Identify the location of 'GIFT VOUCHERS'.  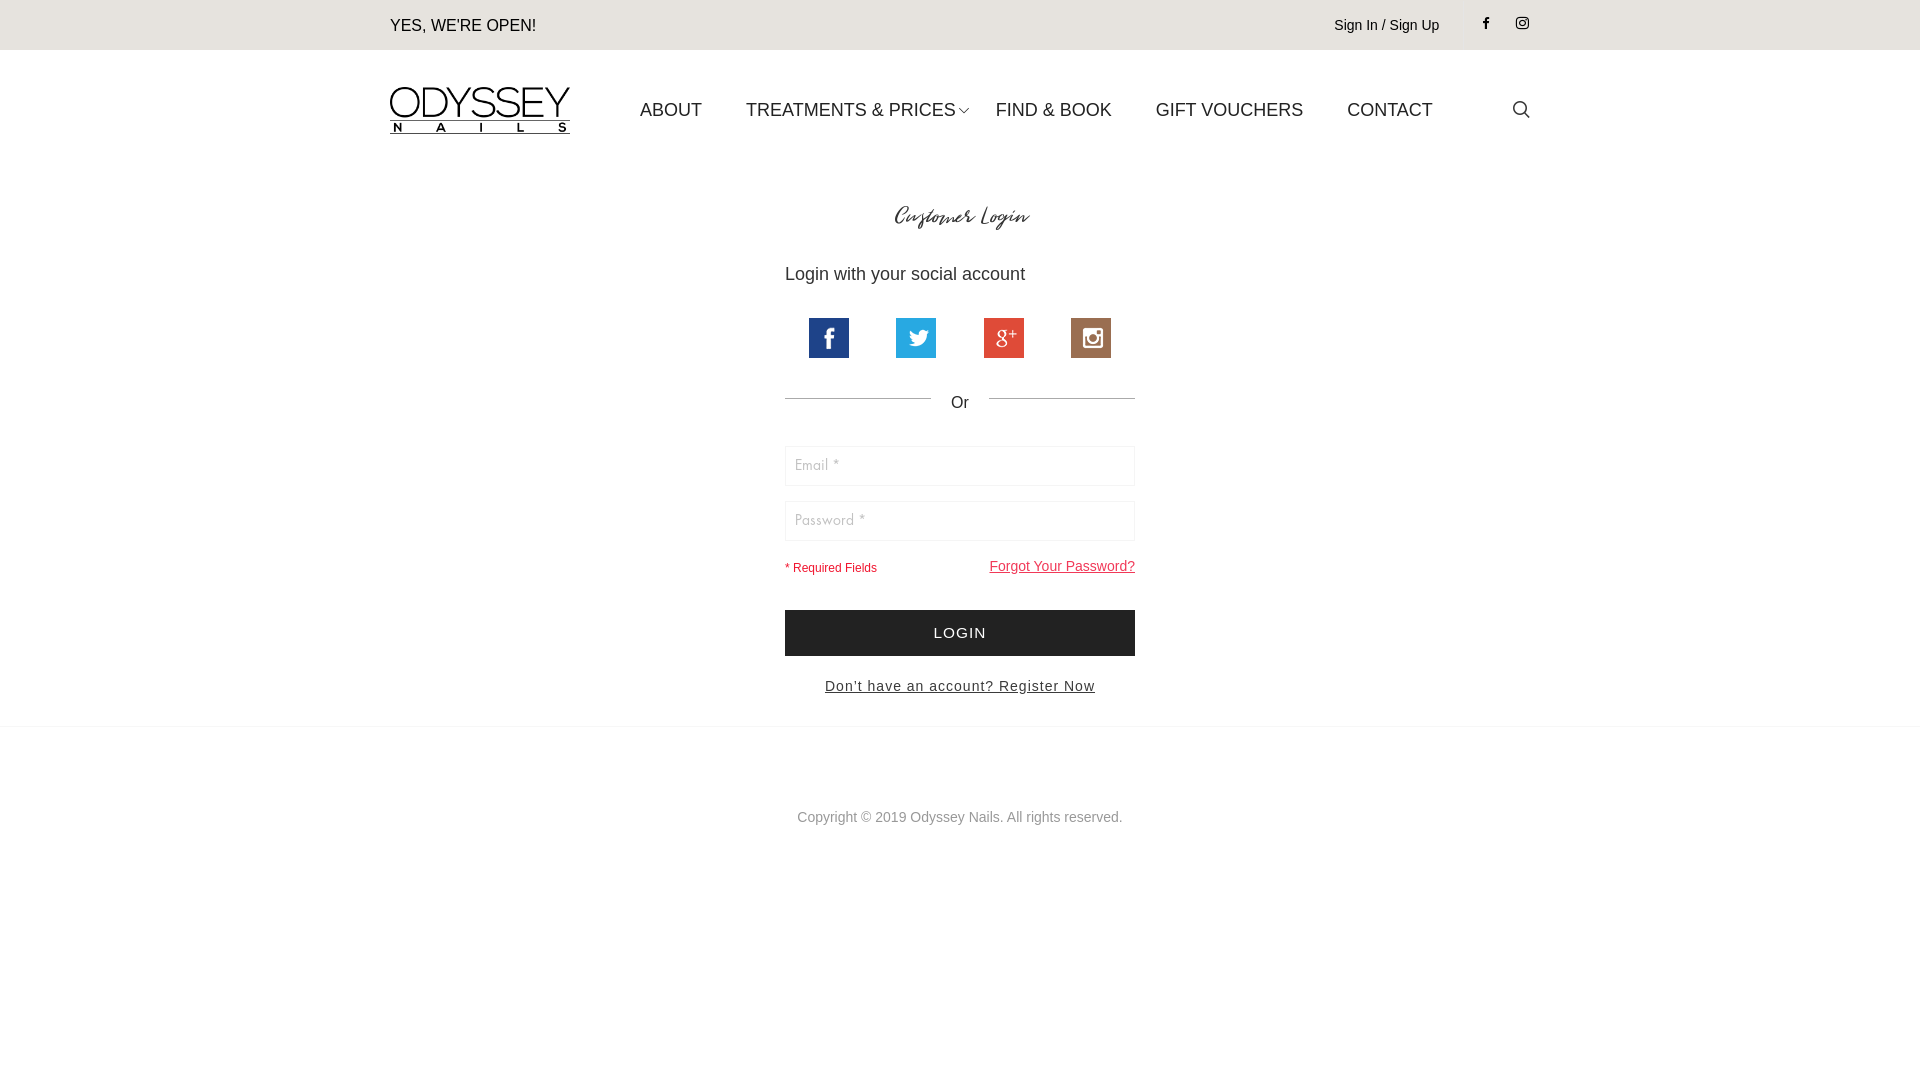
(1146, 110).